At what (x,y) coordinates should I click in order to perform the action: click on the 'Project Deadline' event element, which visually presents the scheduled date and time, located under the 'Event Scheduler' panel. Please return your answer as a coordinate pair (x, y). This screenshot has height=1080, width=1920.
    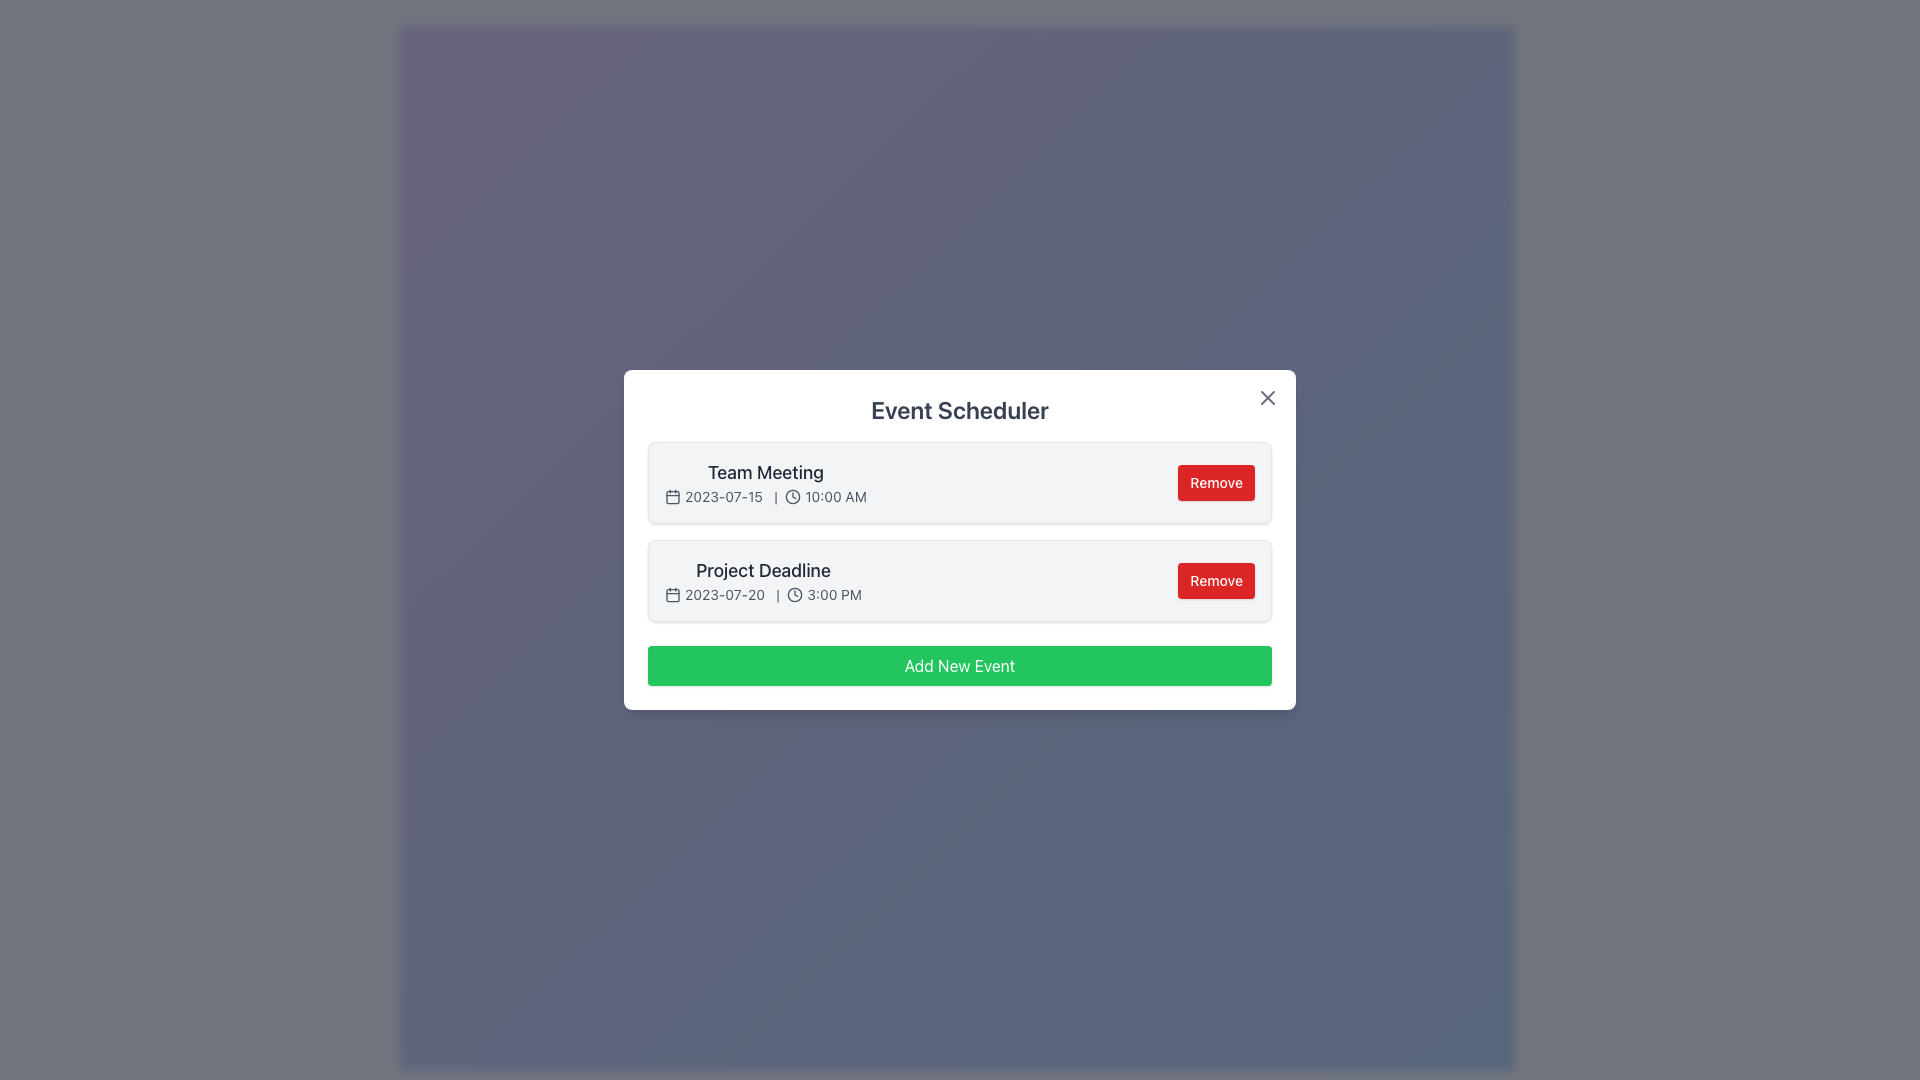
    Looking at the image, I should click on (762, 593).